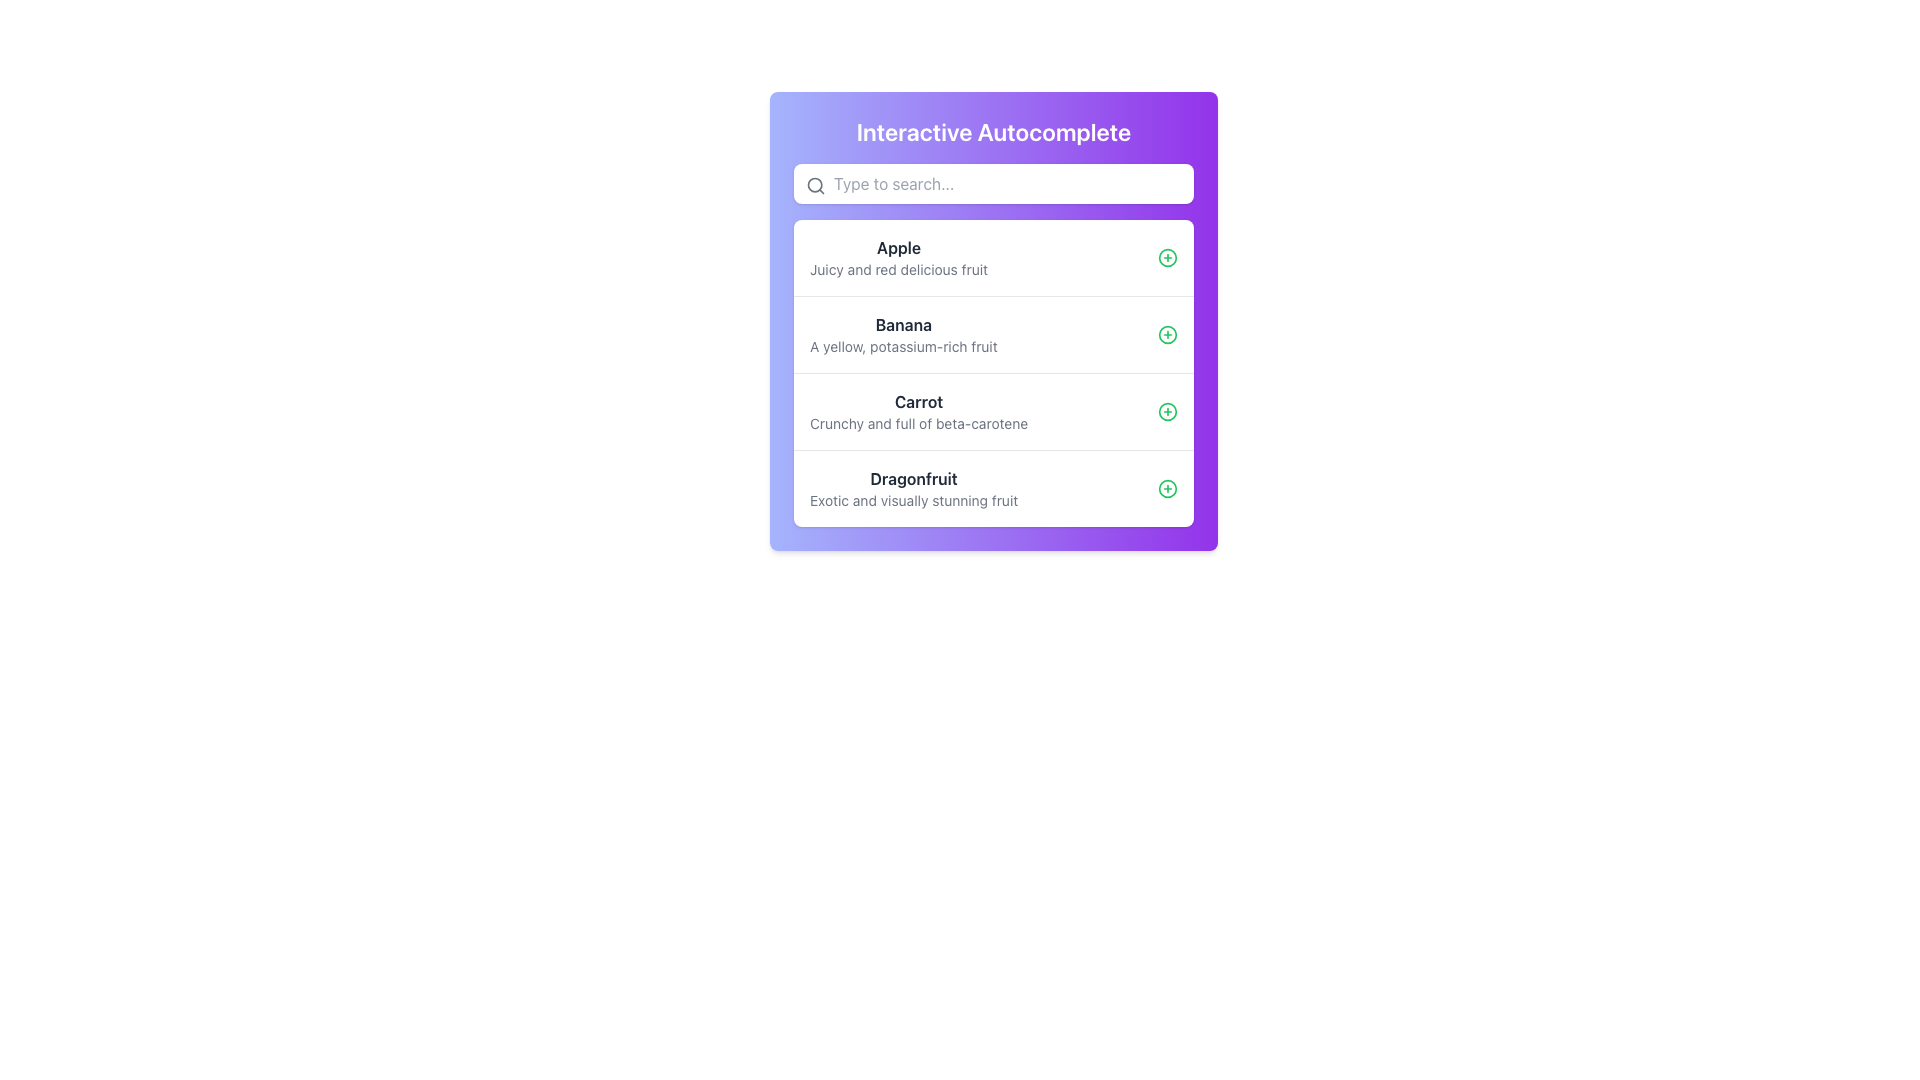 The height and width of the screenshot is (1080, 1920). What do you see at coordinates (913, 489) in the screenshot?
I see `text displayed in the fourth row of the list item, which provides the name and description of an item or entity` at bounding box center [913, 489].